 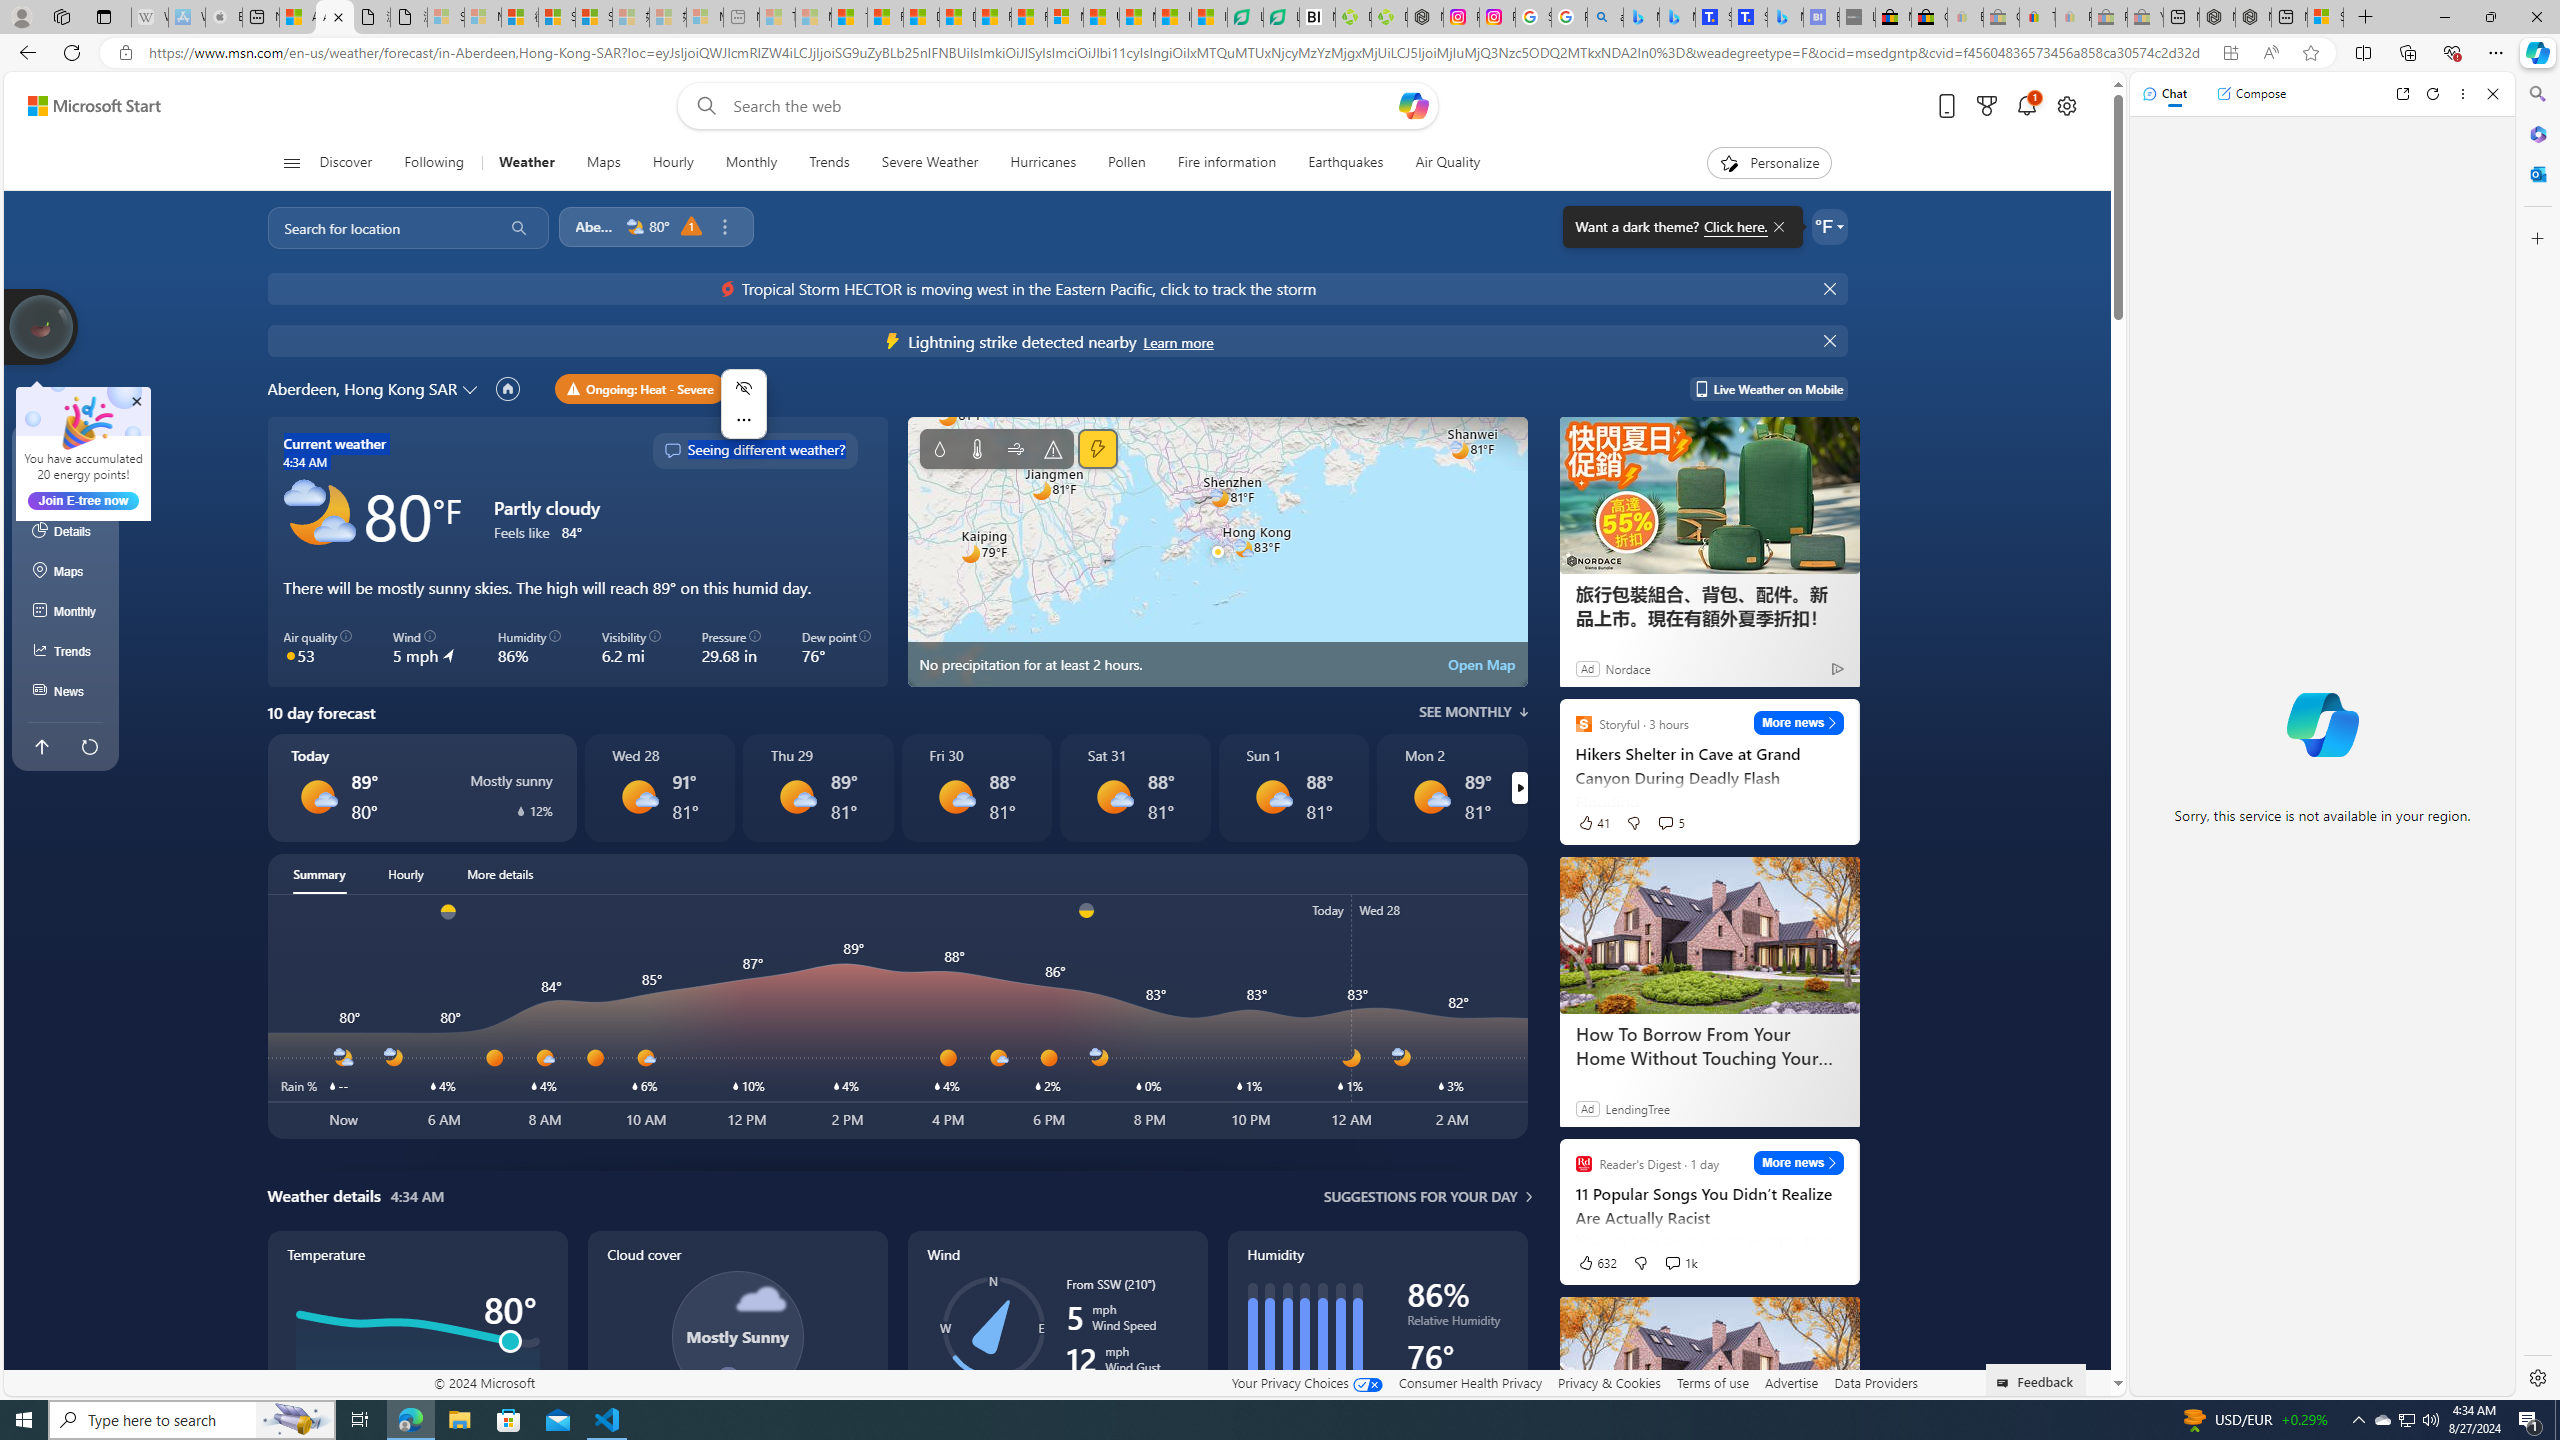 What do you see at coordinates (1447, 162) in the screenshot?
I see `'Air Quality'` at bounding box center [1447, 162].